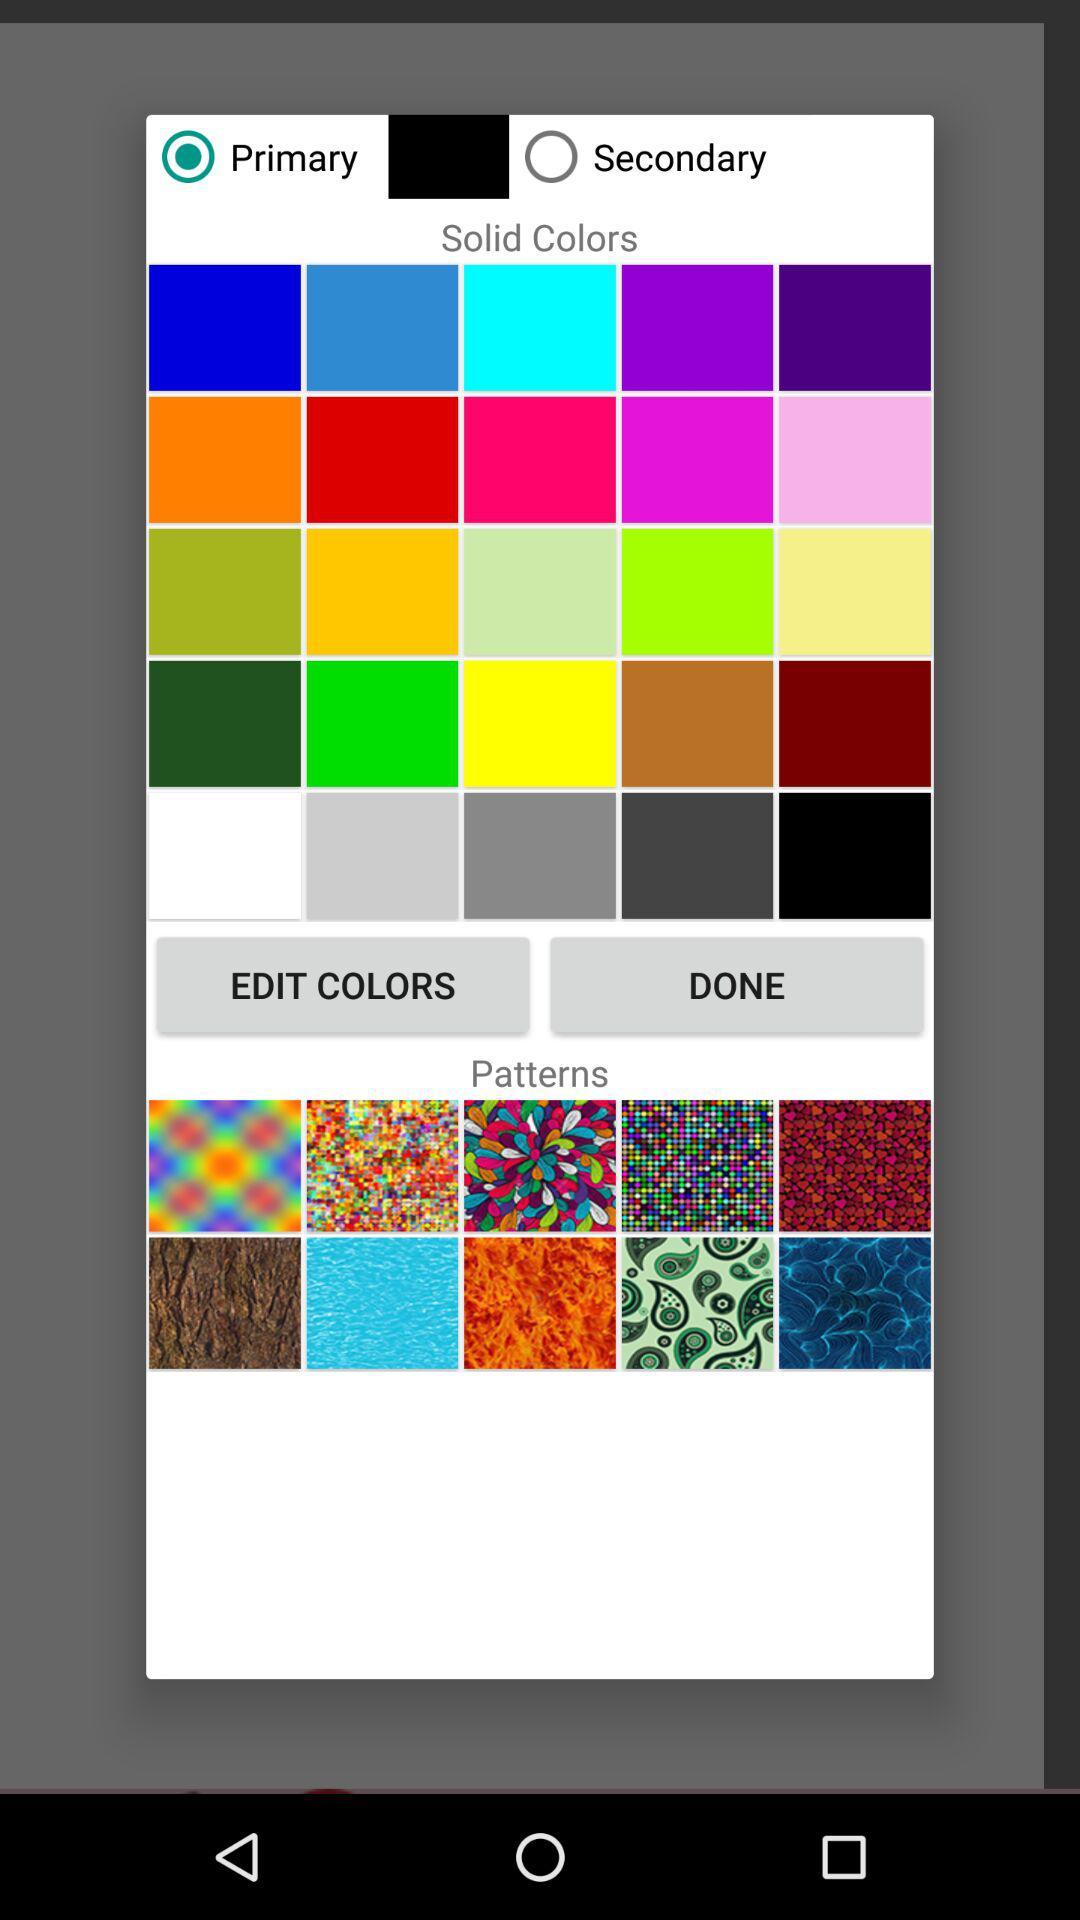 Image resolution: width=1080 pixels, height=1920 pixels. What do you see at coordinates (855, 1303) in the screenshot?
I see `choose a pattern` at bounding box center [855, 1303].